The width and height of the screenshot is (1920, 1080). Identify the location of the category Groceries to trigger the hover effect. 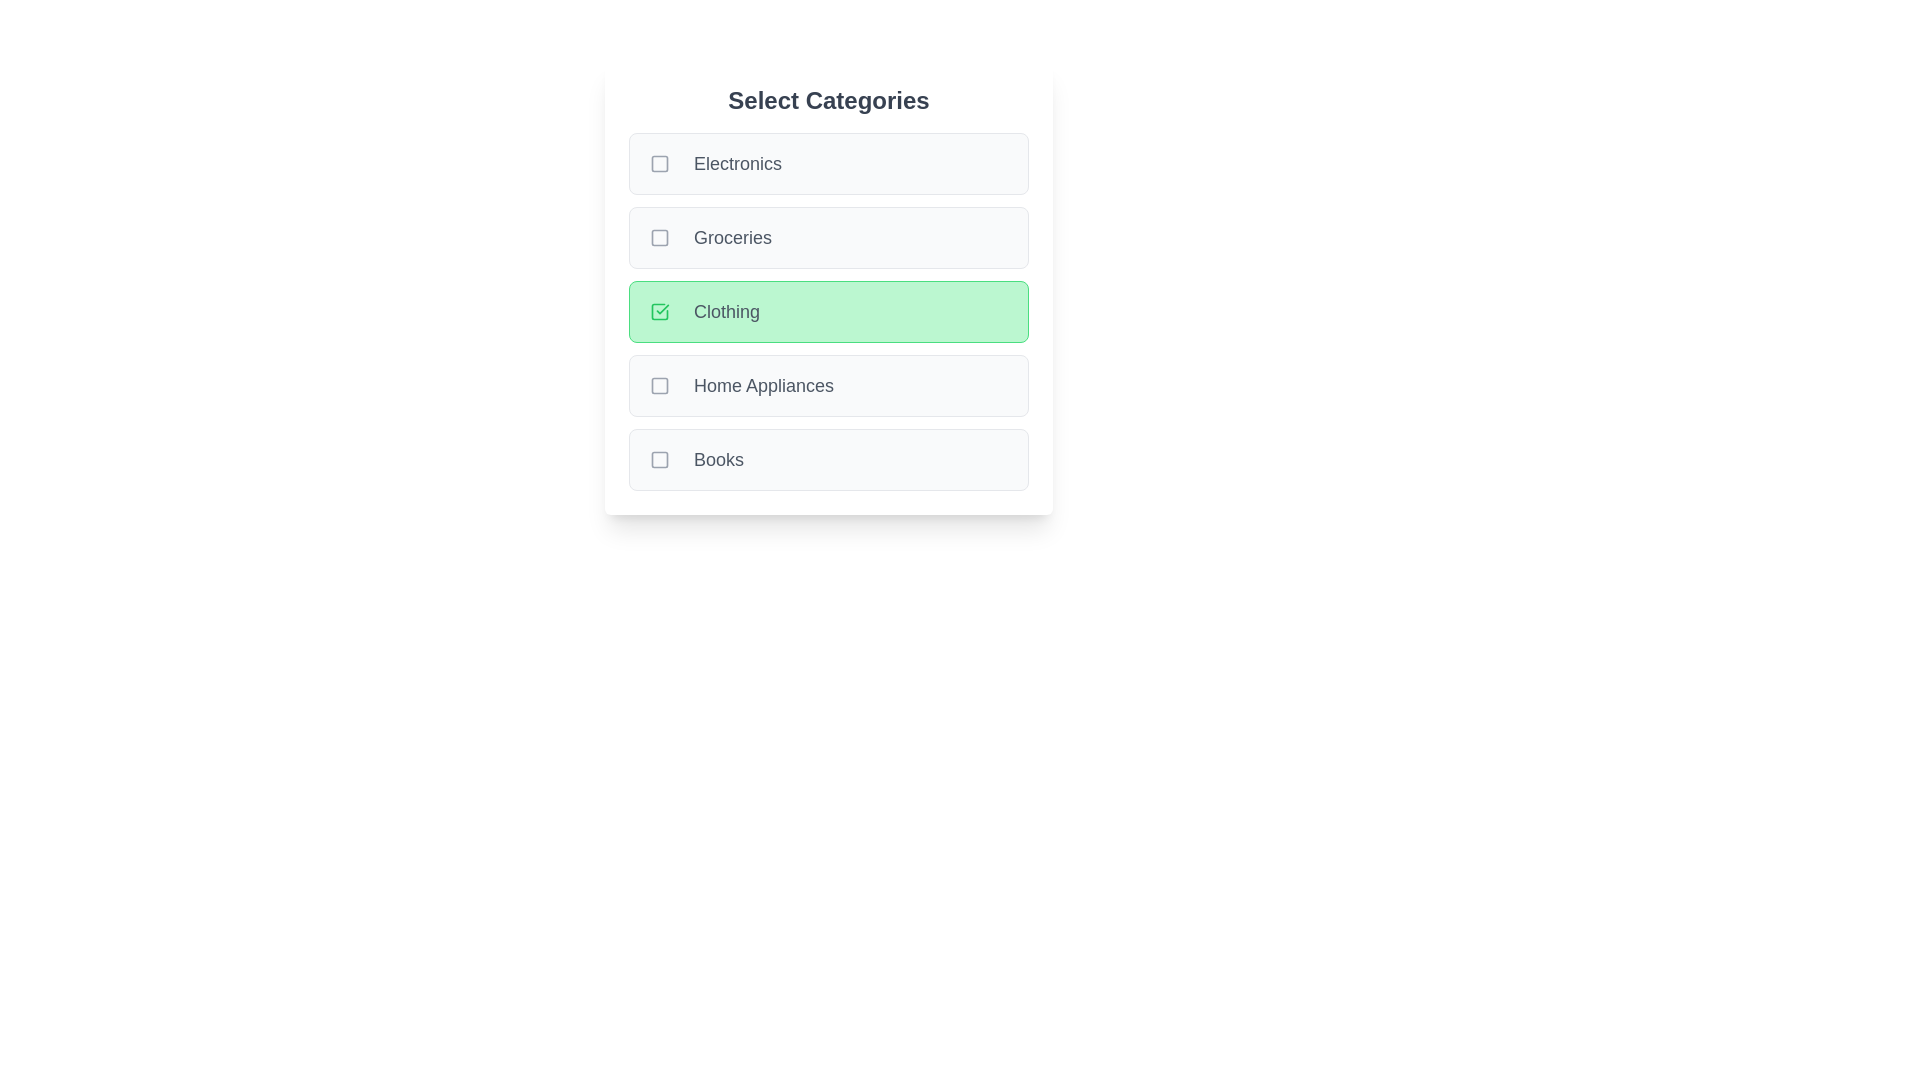
(829, 237).